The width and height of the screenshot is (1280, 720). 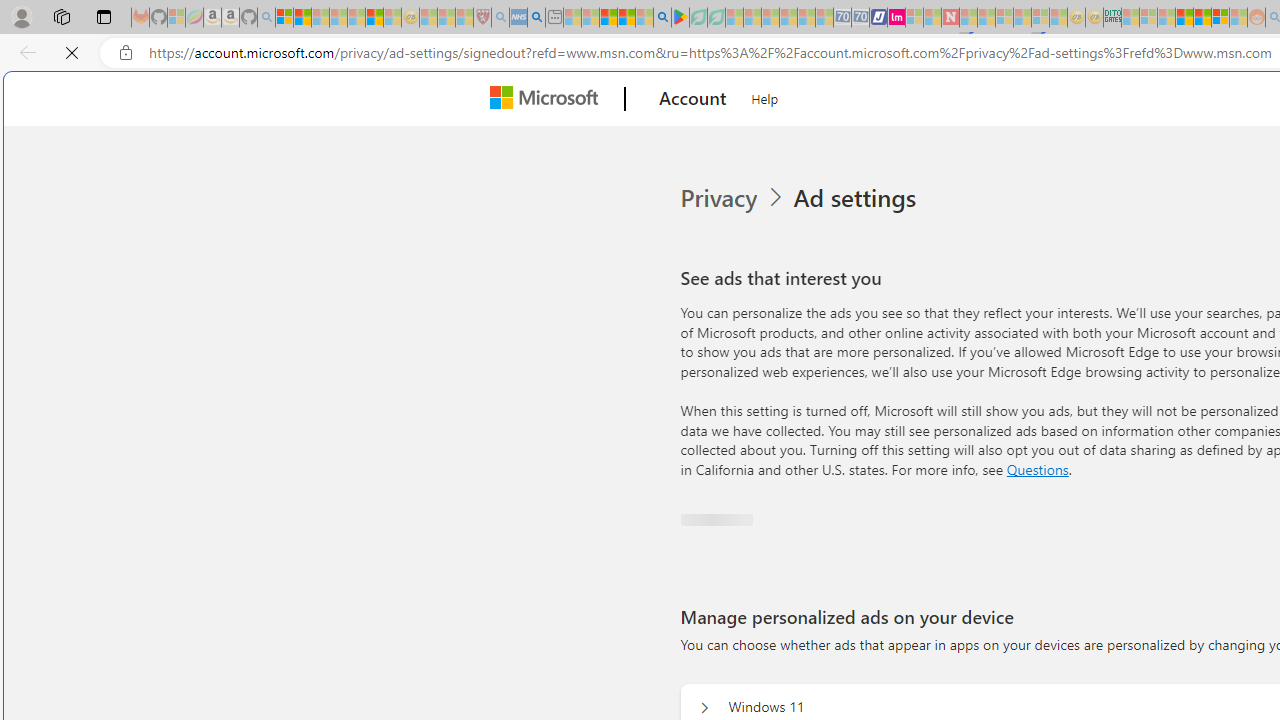 What do you see at coordinates (536, 17) in the screenshot?
I see `'utah sues federal government - Search'` at bounding box center [536, 17].